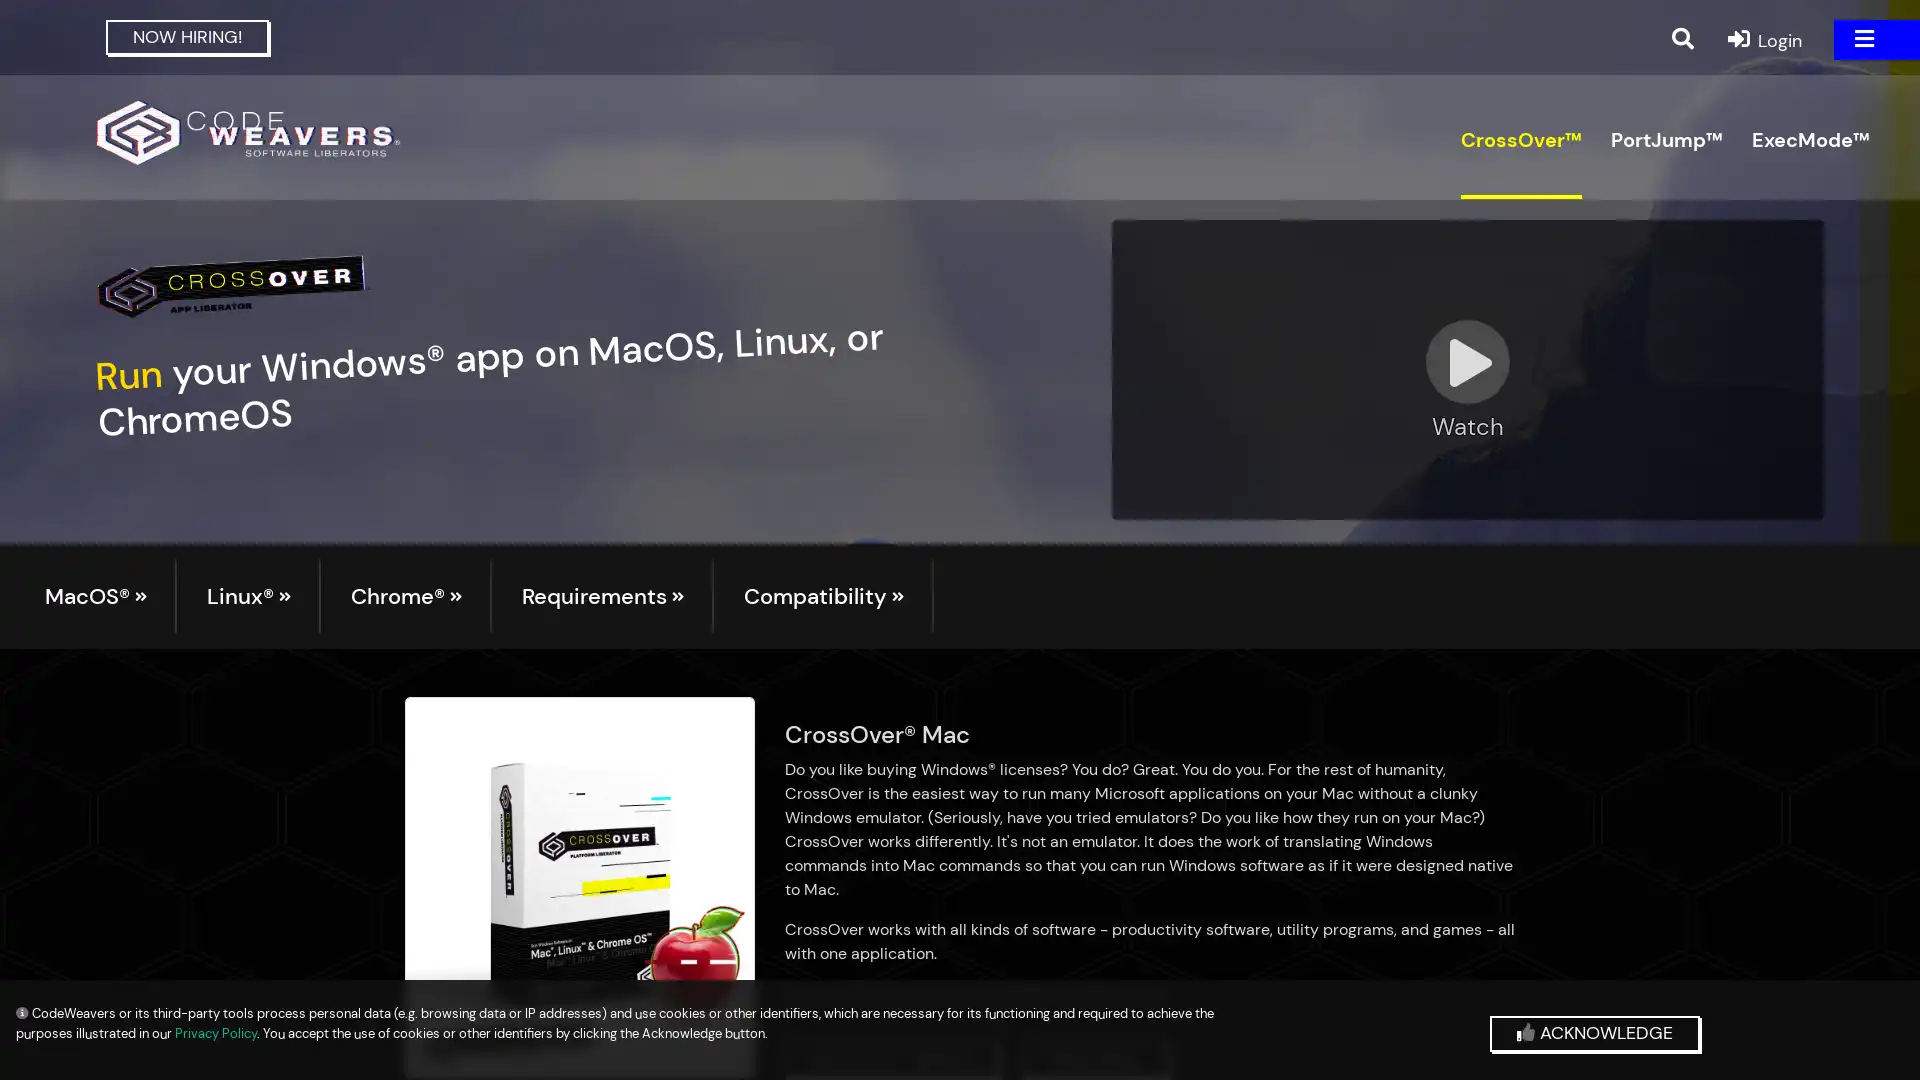 The image size is (1920, 1080). What do you see at coordinates (187, 37) in the screenshot?
I see `NOW HIRING!` at bounding box center [187, 37].